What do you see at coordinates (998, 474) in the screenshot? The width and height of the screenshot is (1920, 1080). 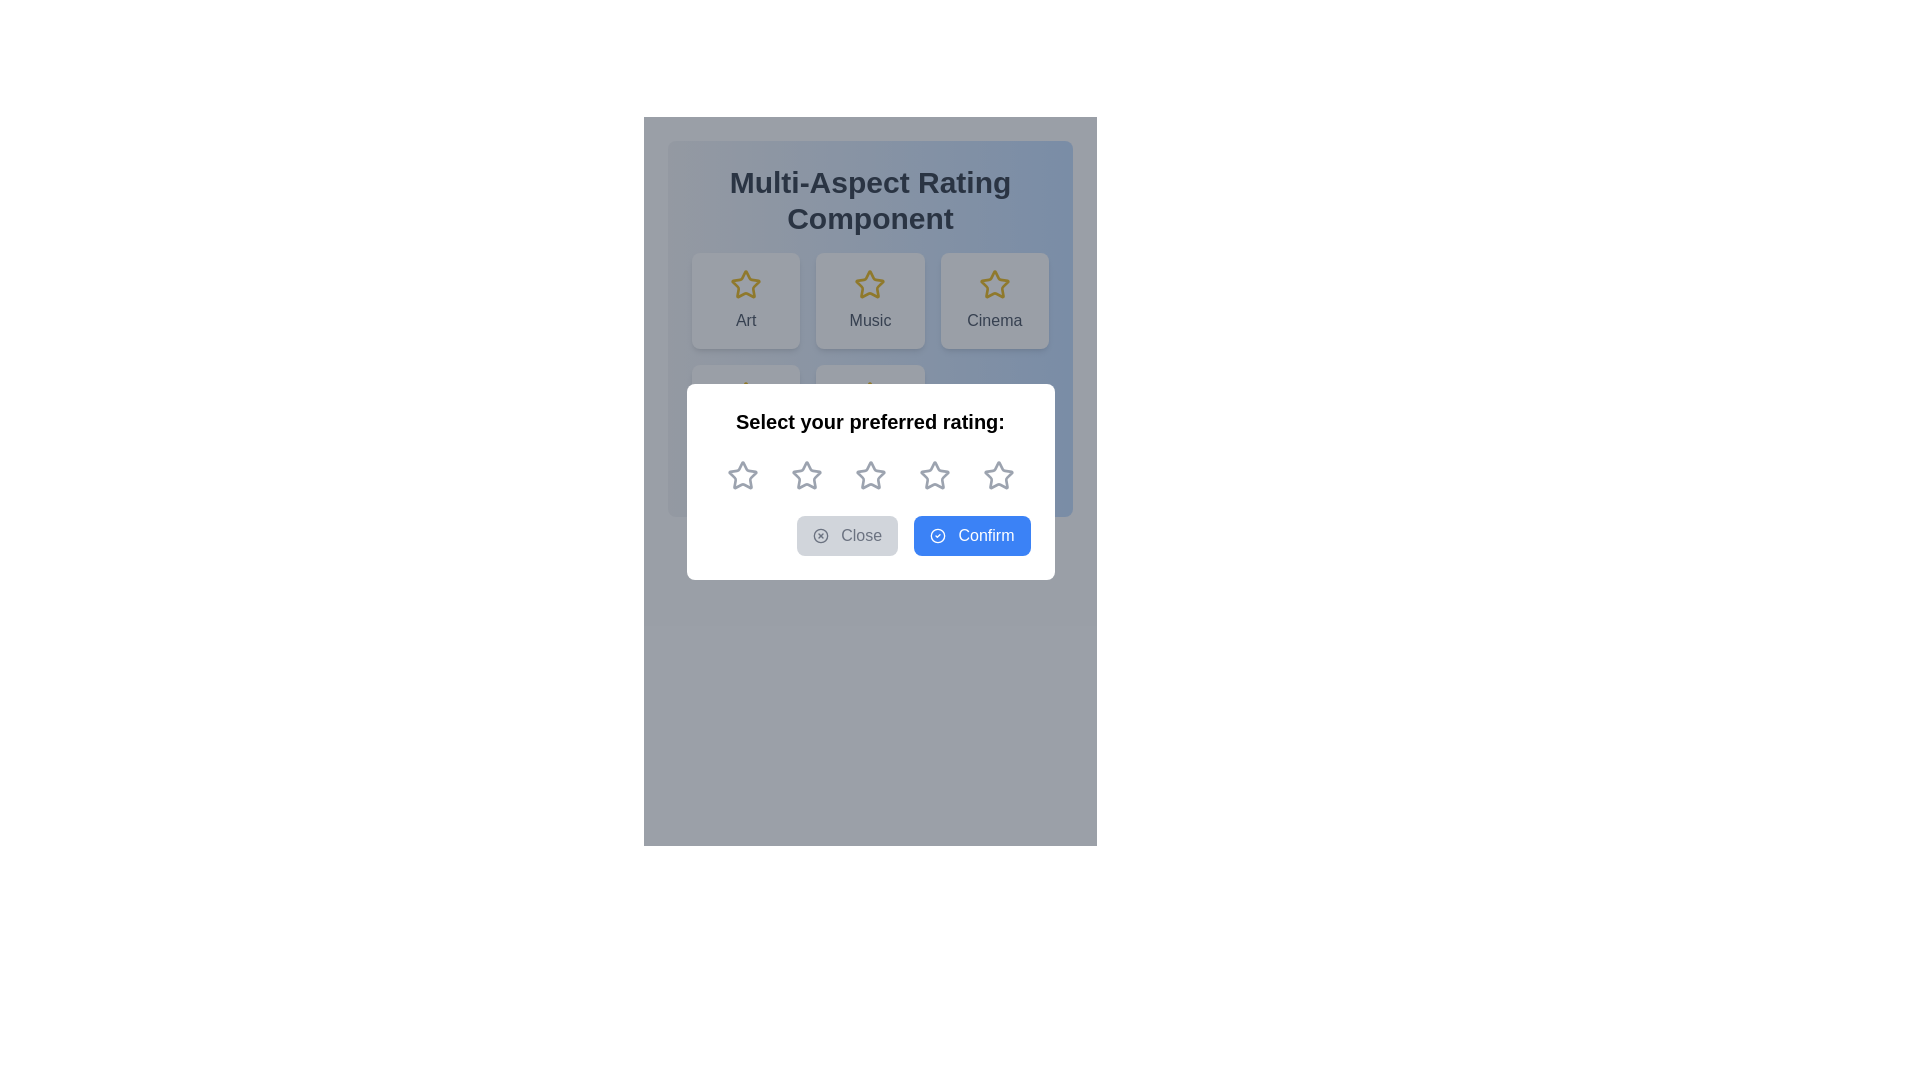 I see `the fifth star-shaped icon in the rating selection component` at bounding box center [998, 474].